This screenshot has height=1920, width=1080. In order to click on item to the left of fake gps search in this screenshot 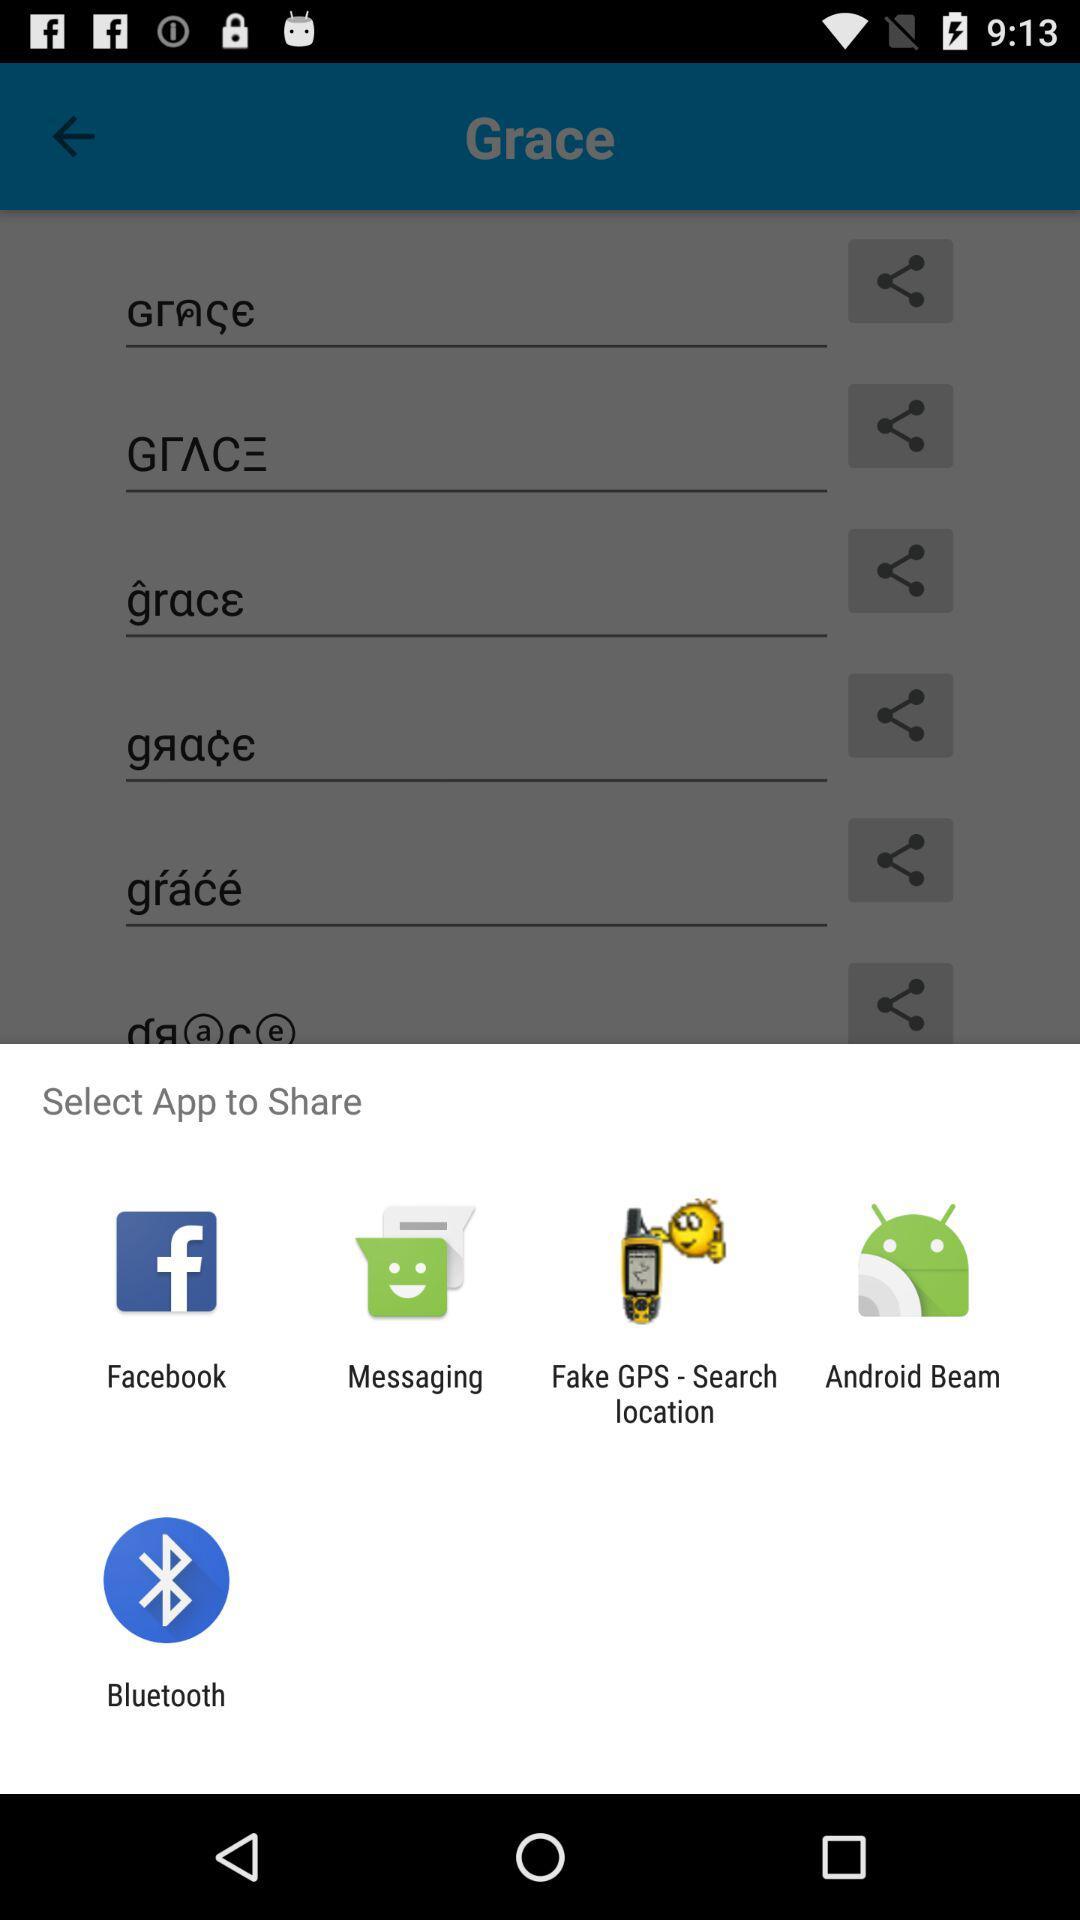, I will do `click(414, 1392)`.